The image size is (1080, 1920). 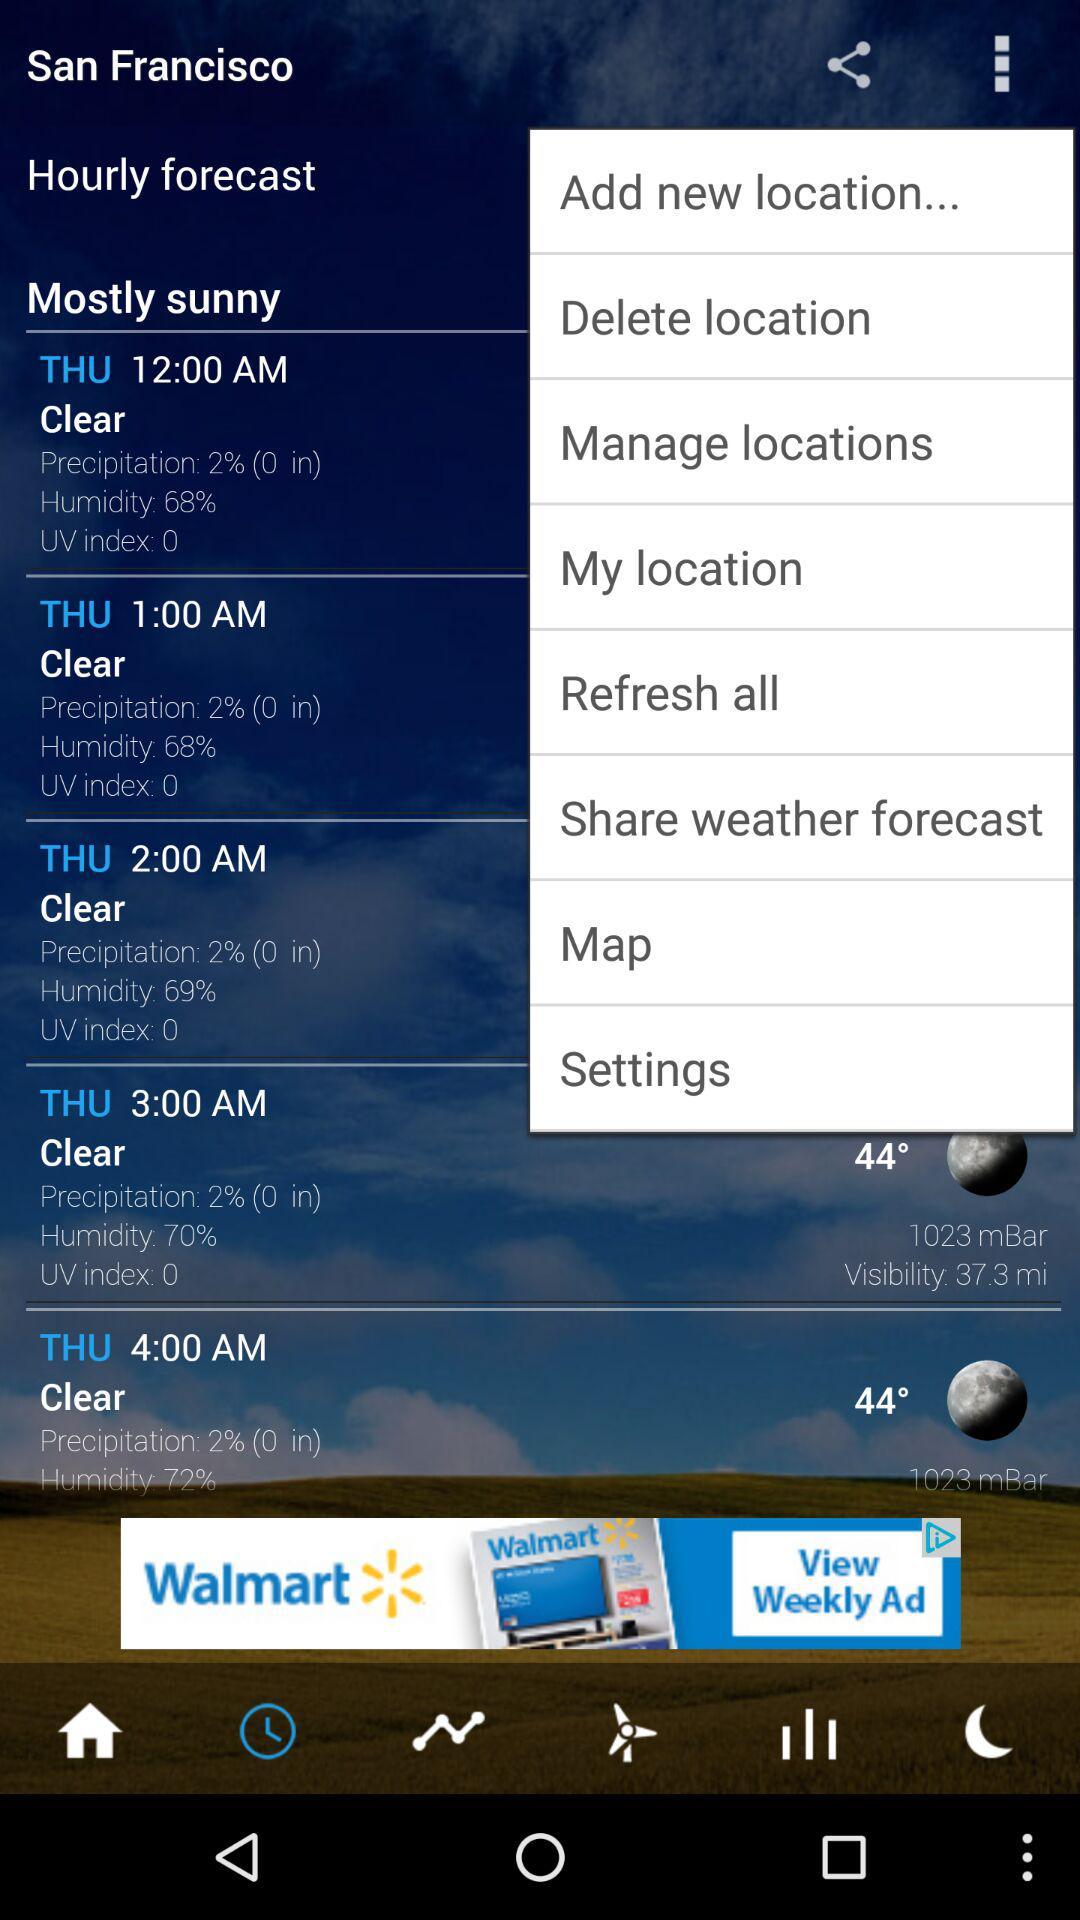 What do you see at coordinates (800, 817) in the screenshot?
I see `the share weather forecast` at bounding box center [800, 817].